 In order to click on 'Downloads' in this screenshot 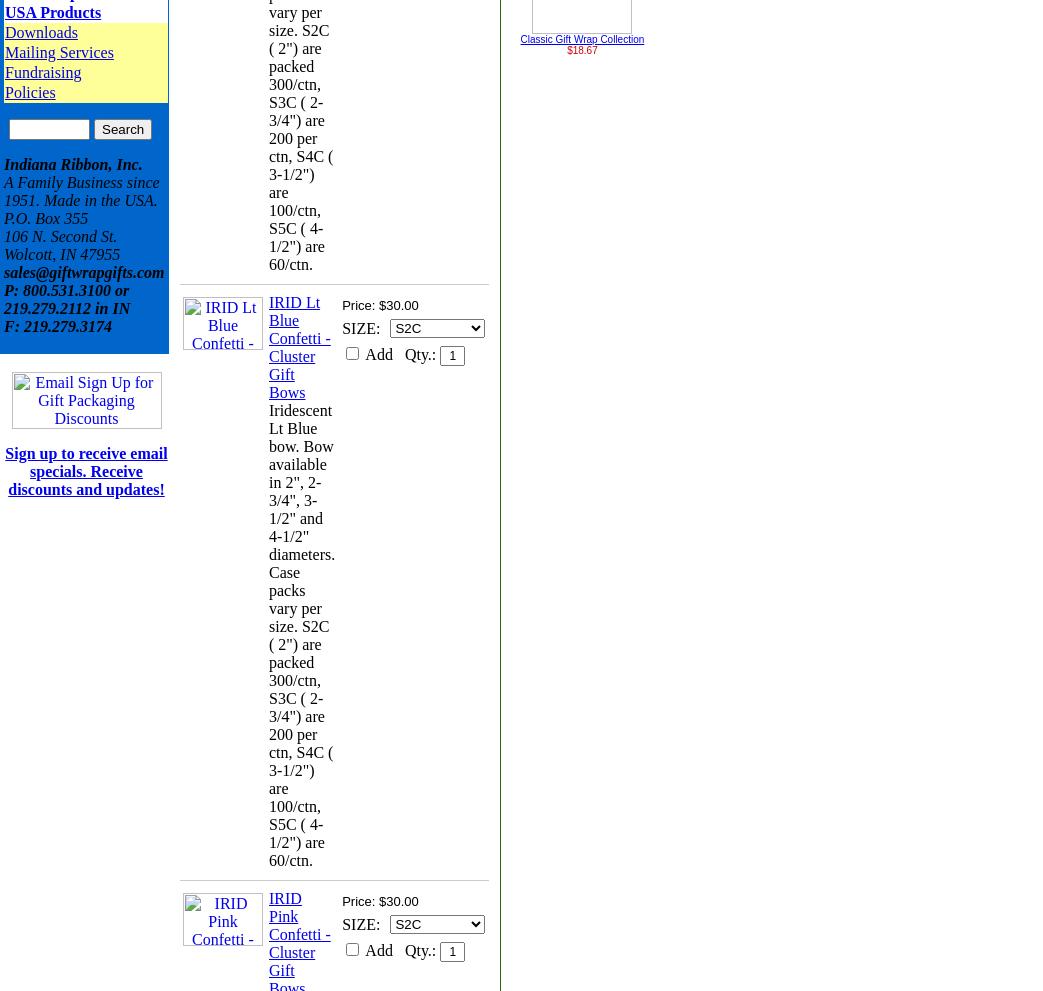, I will do `click(39, 31)`.